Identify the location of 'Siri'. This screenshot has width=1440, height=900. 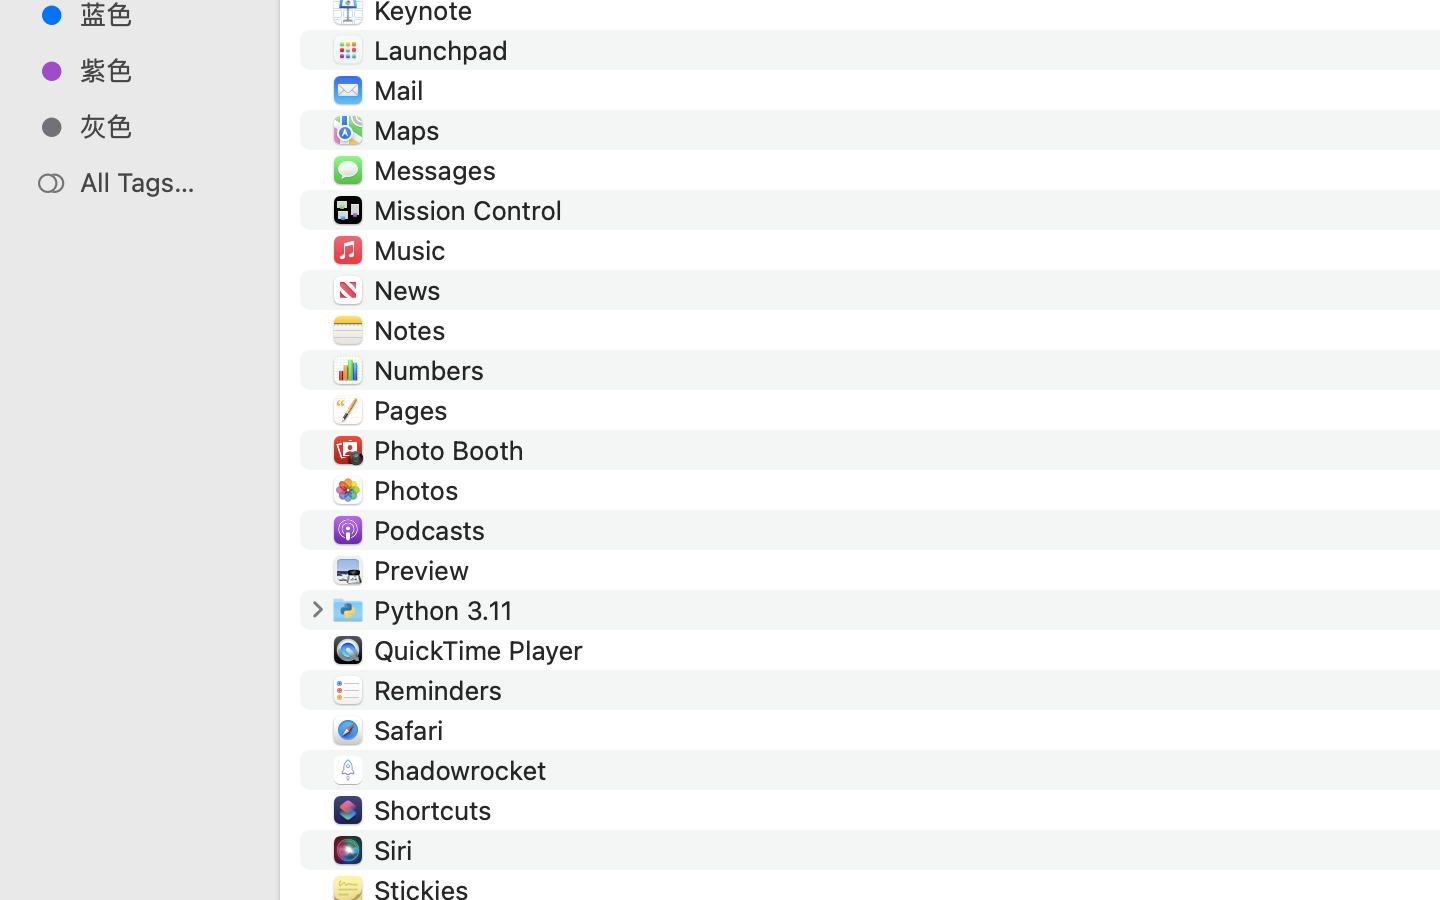
(397, 849).